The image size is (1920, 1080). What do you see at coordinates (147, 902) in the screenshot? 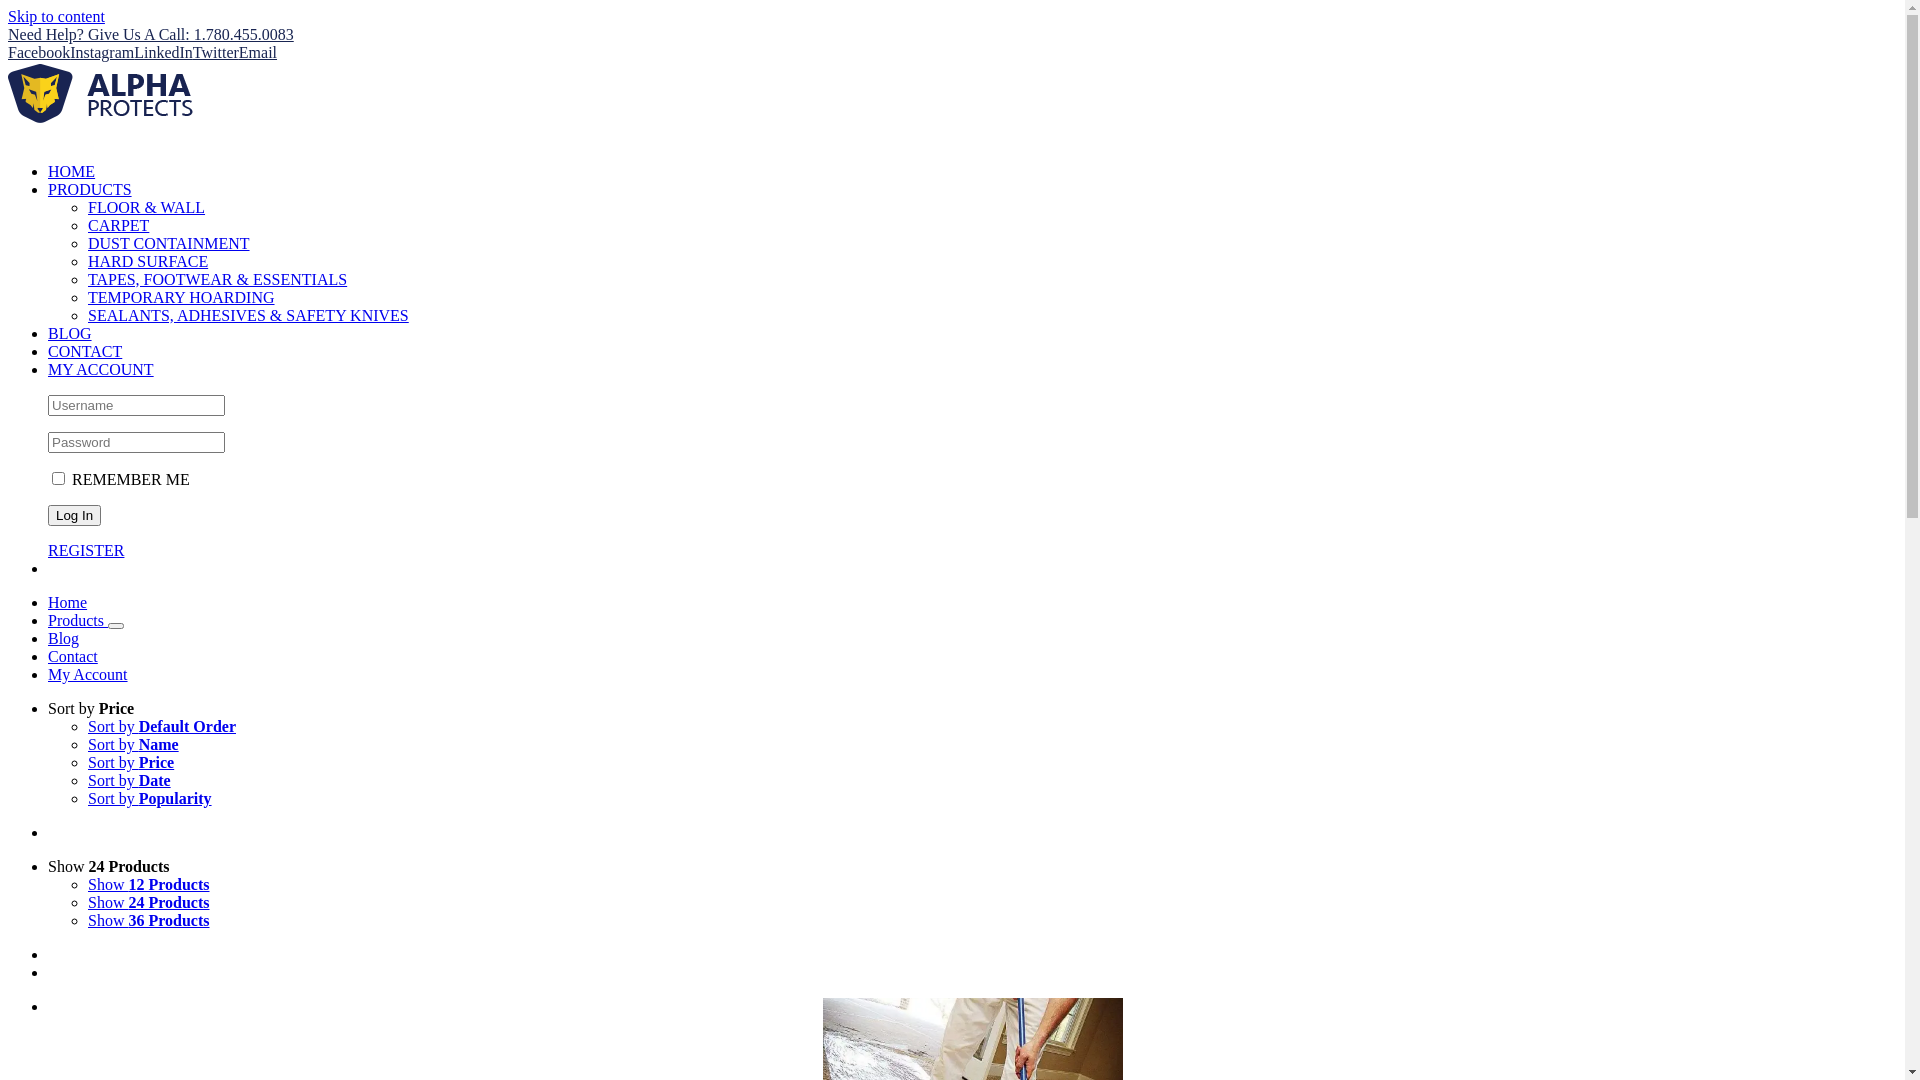
I see `'Show 24 Products'` at bounding box center [147, 902].